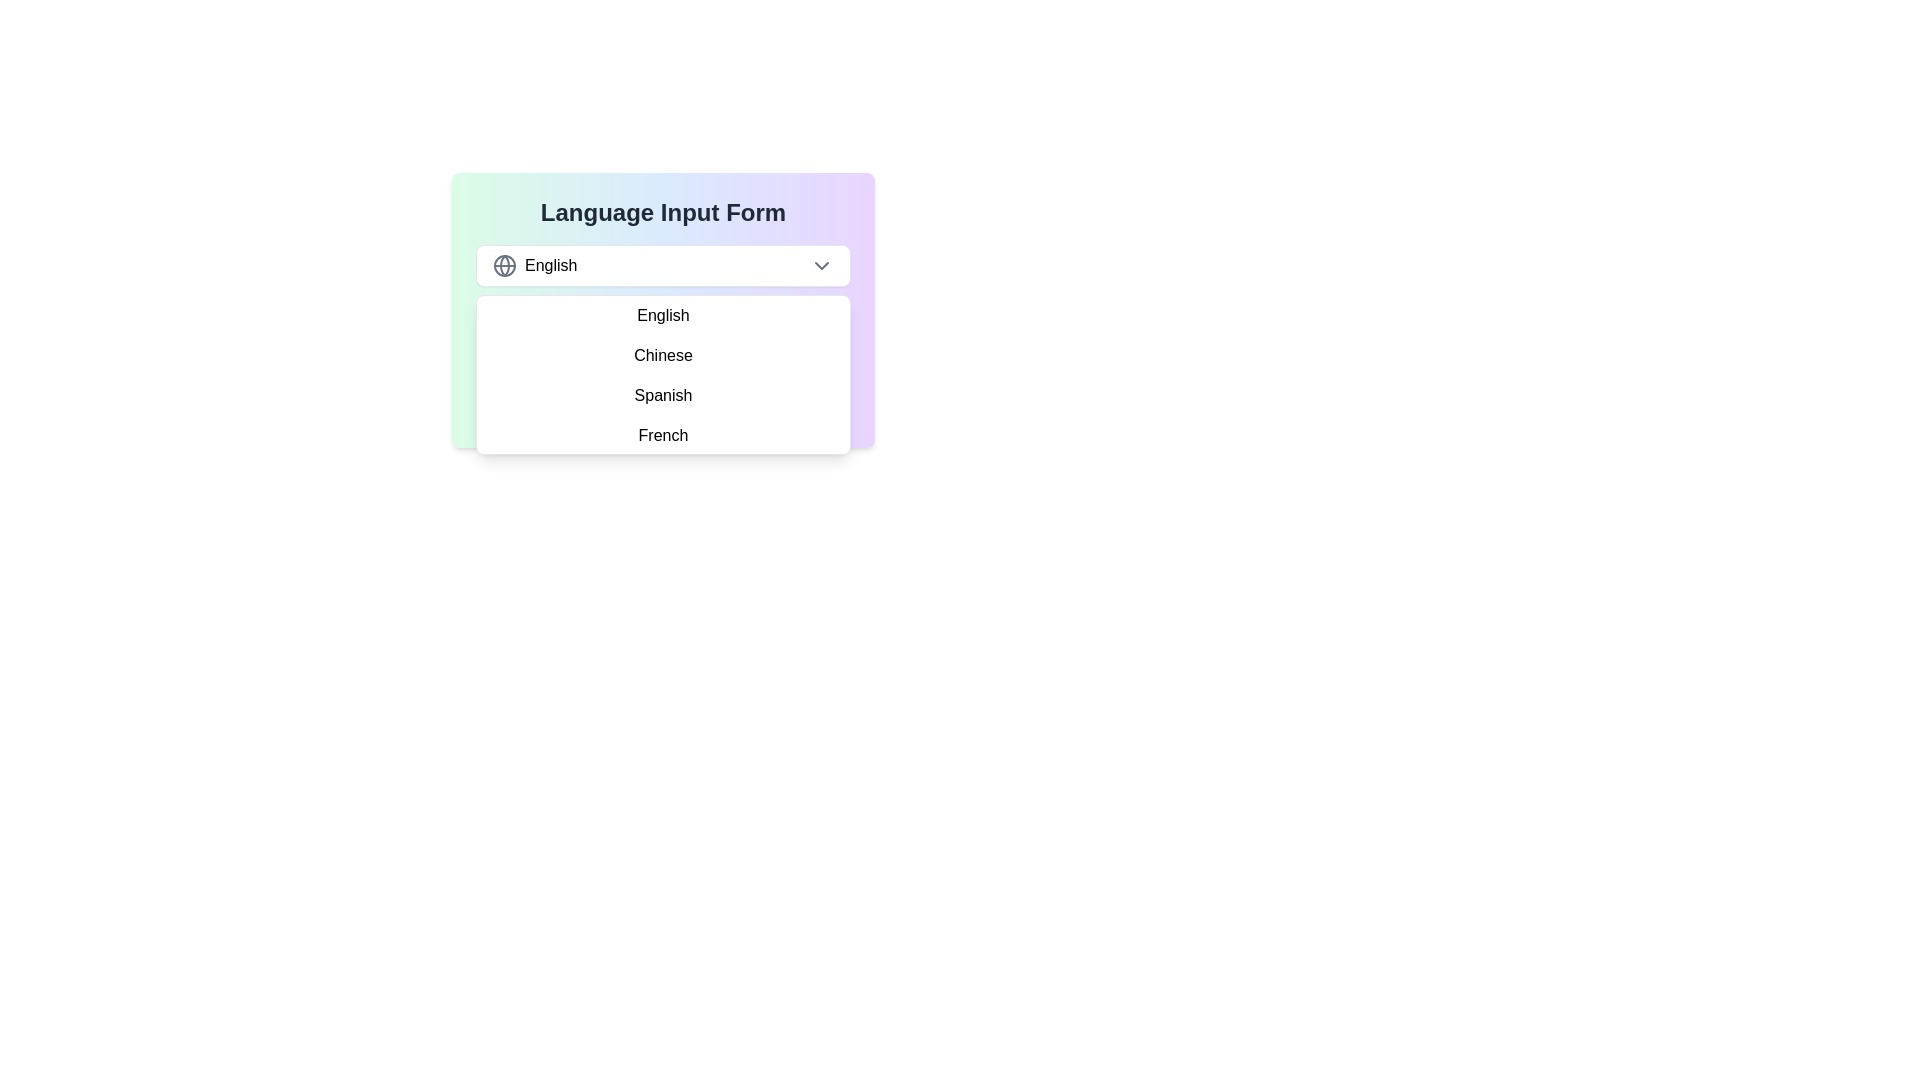  What do you see at coordinates (534, 265) in the screenshot?
I see `the 'English' label next to the globe icon in the dropdown list` at bounding box center [534, 265].